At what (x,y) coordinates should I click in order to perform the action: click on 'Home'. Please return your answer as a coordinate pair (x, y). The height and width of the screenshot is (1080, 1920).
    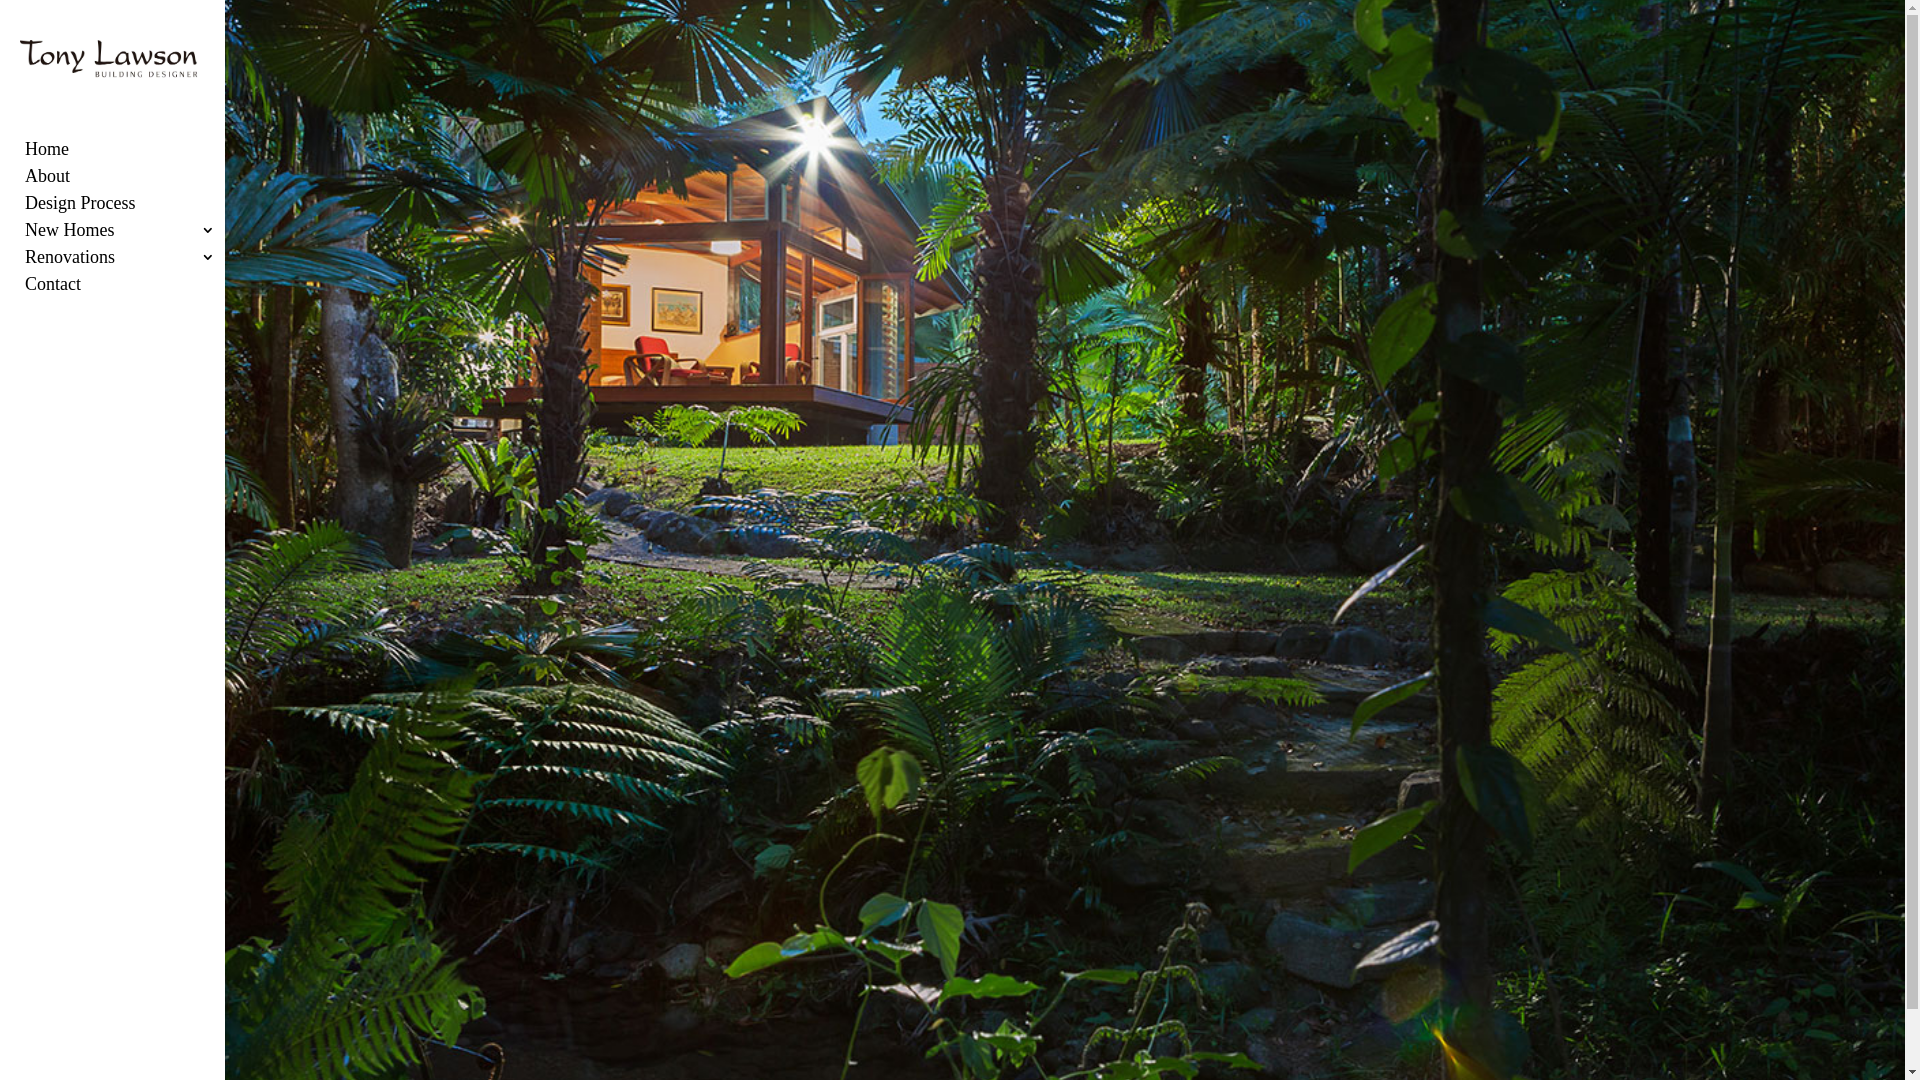
    Looking at the image, I should click on (133, 154).